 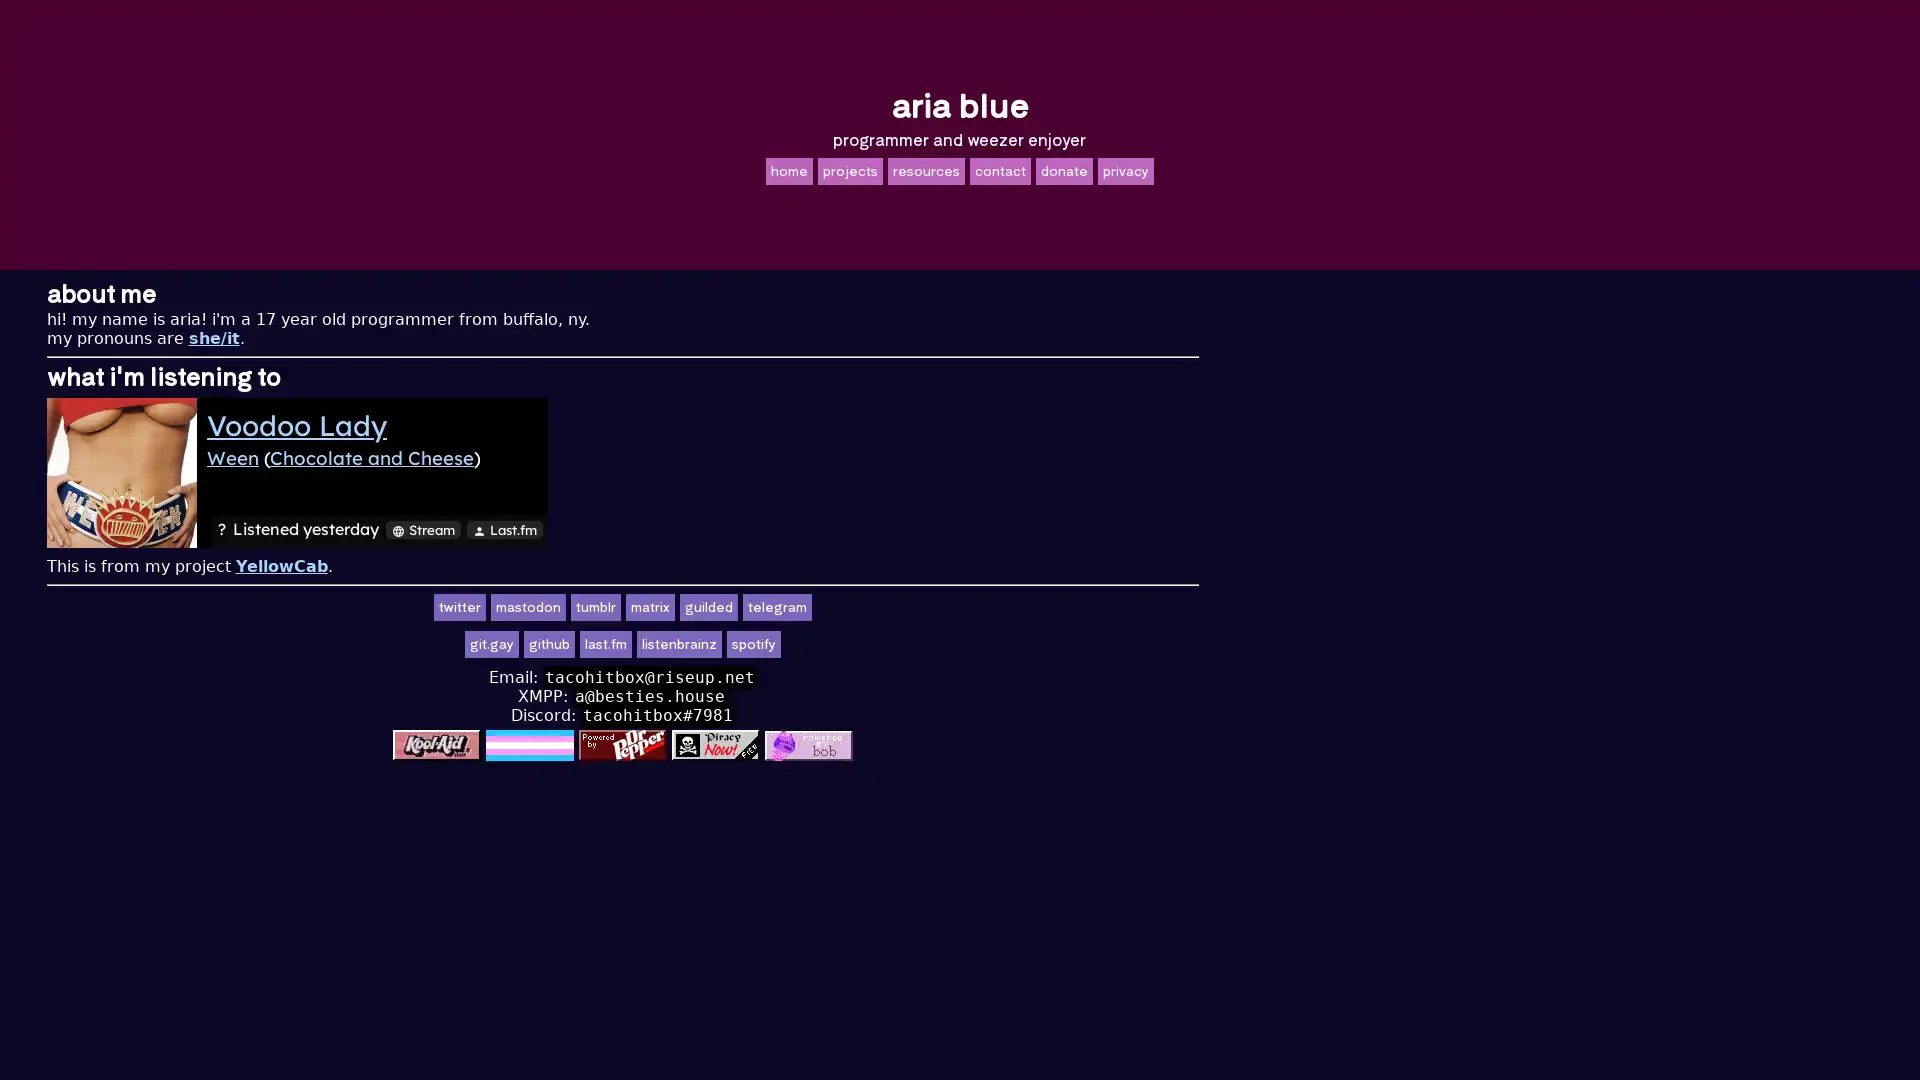 What do you see at coordinates (1113, 606) in the screenshot?
I see `telegram` at bounding box center [1113, 606].